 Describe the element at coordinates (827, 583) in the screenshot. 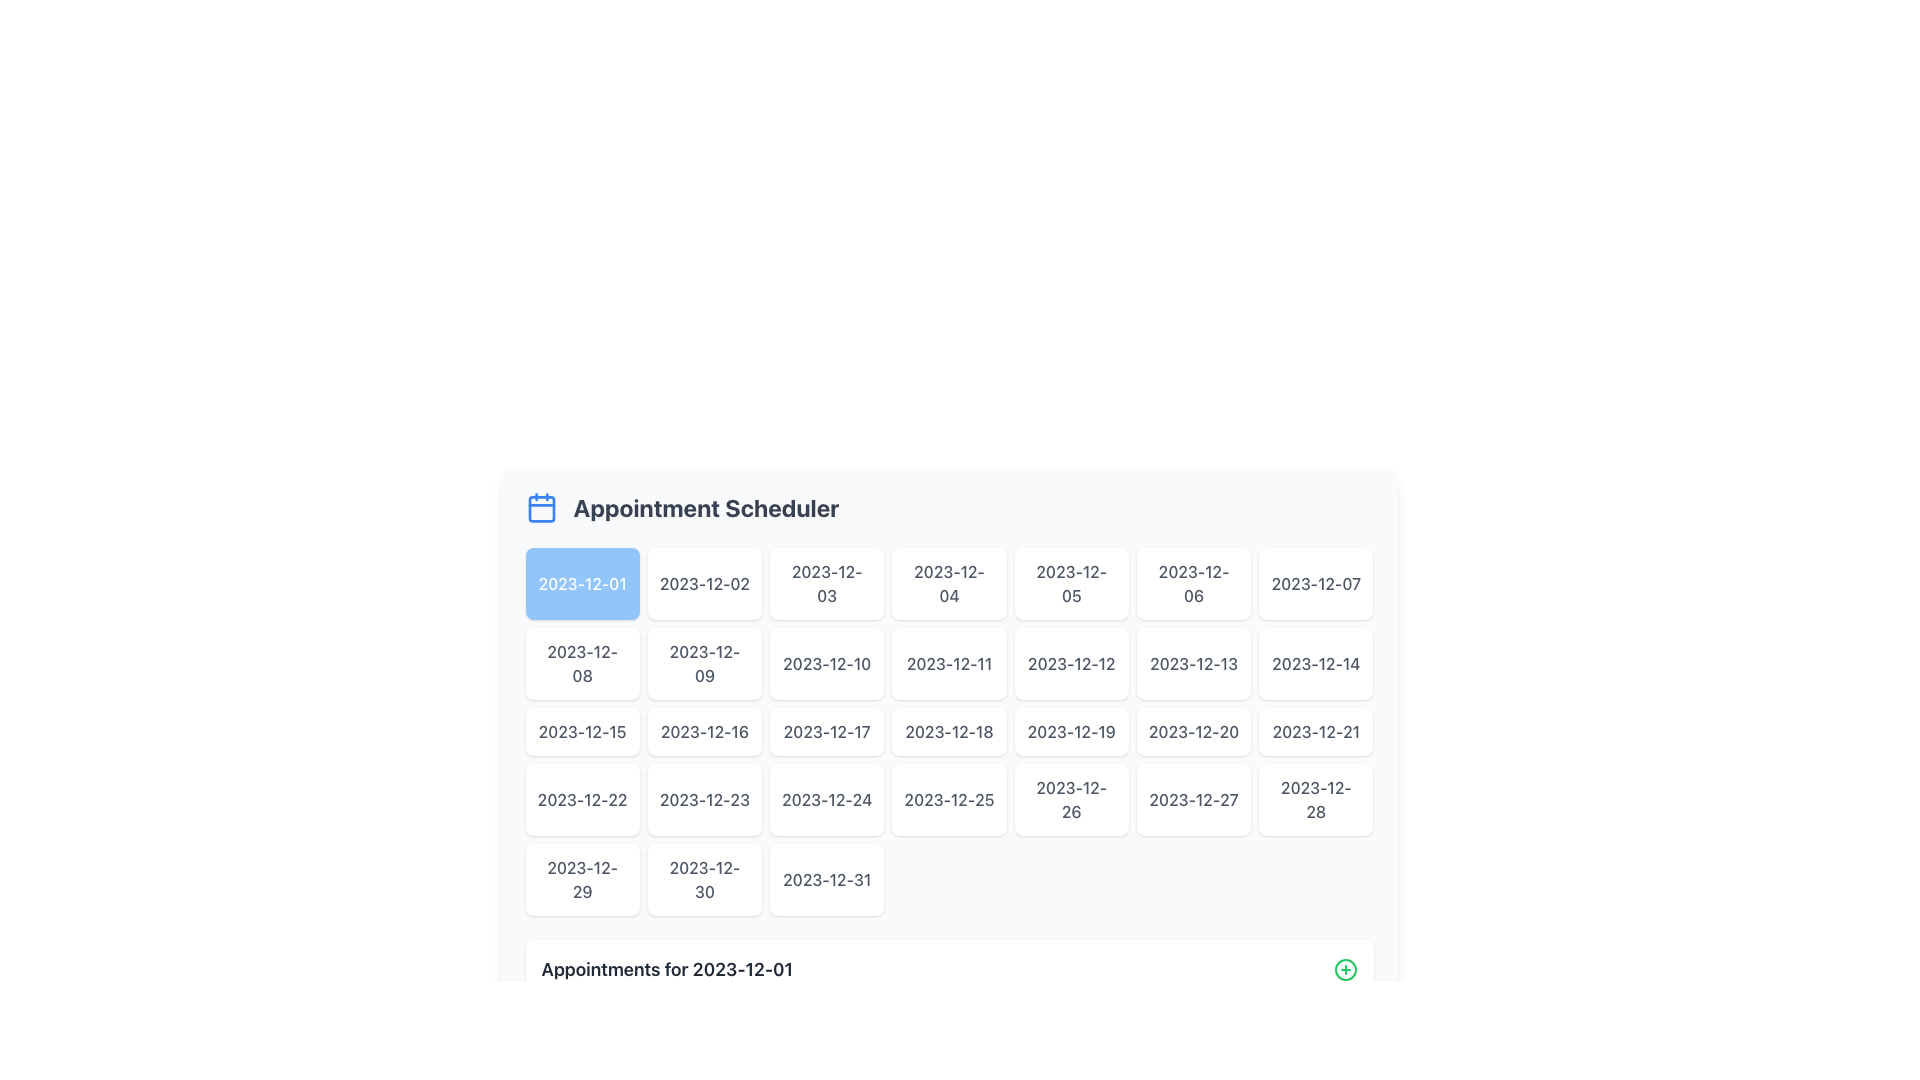

I see `the button displaying the date '2023-12-03', which is styled with a rounded rectangular shape and is located in the first row of the grid layout` at that location.